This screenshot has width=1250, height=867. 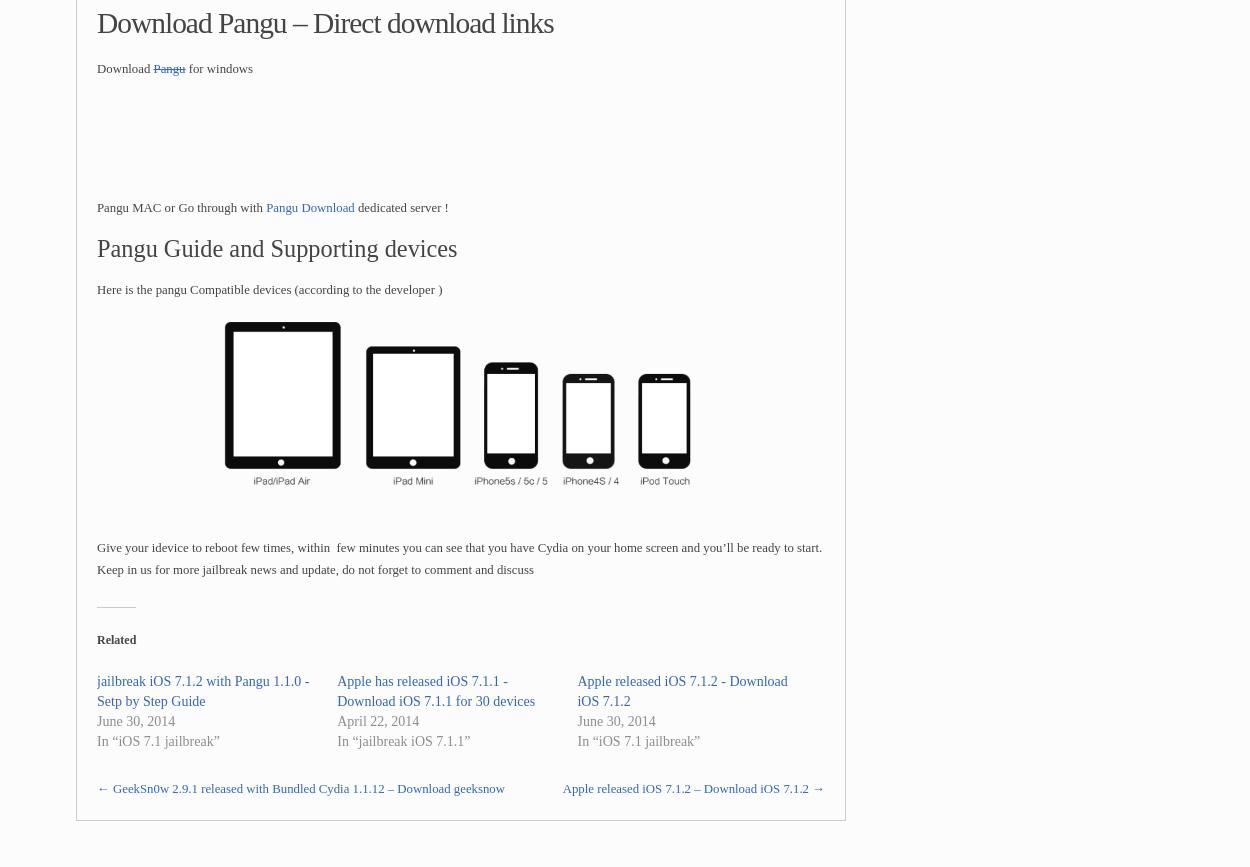 I want to click on 'Download', so click(x=96, y=67).